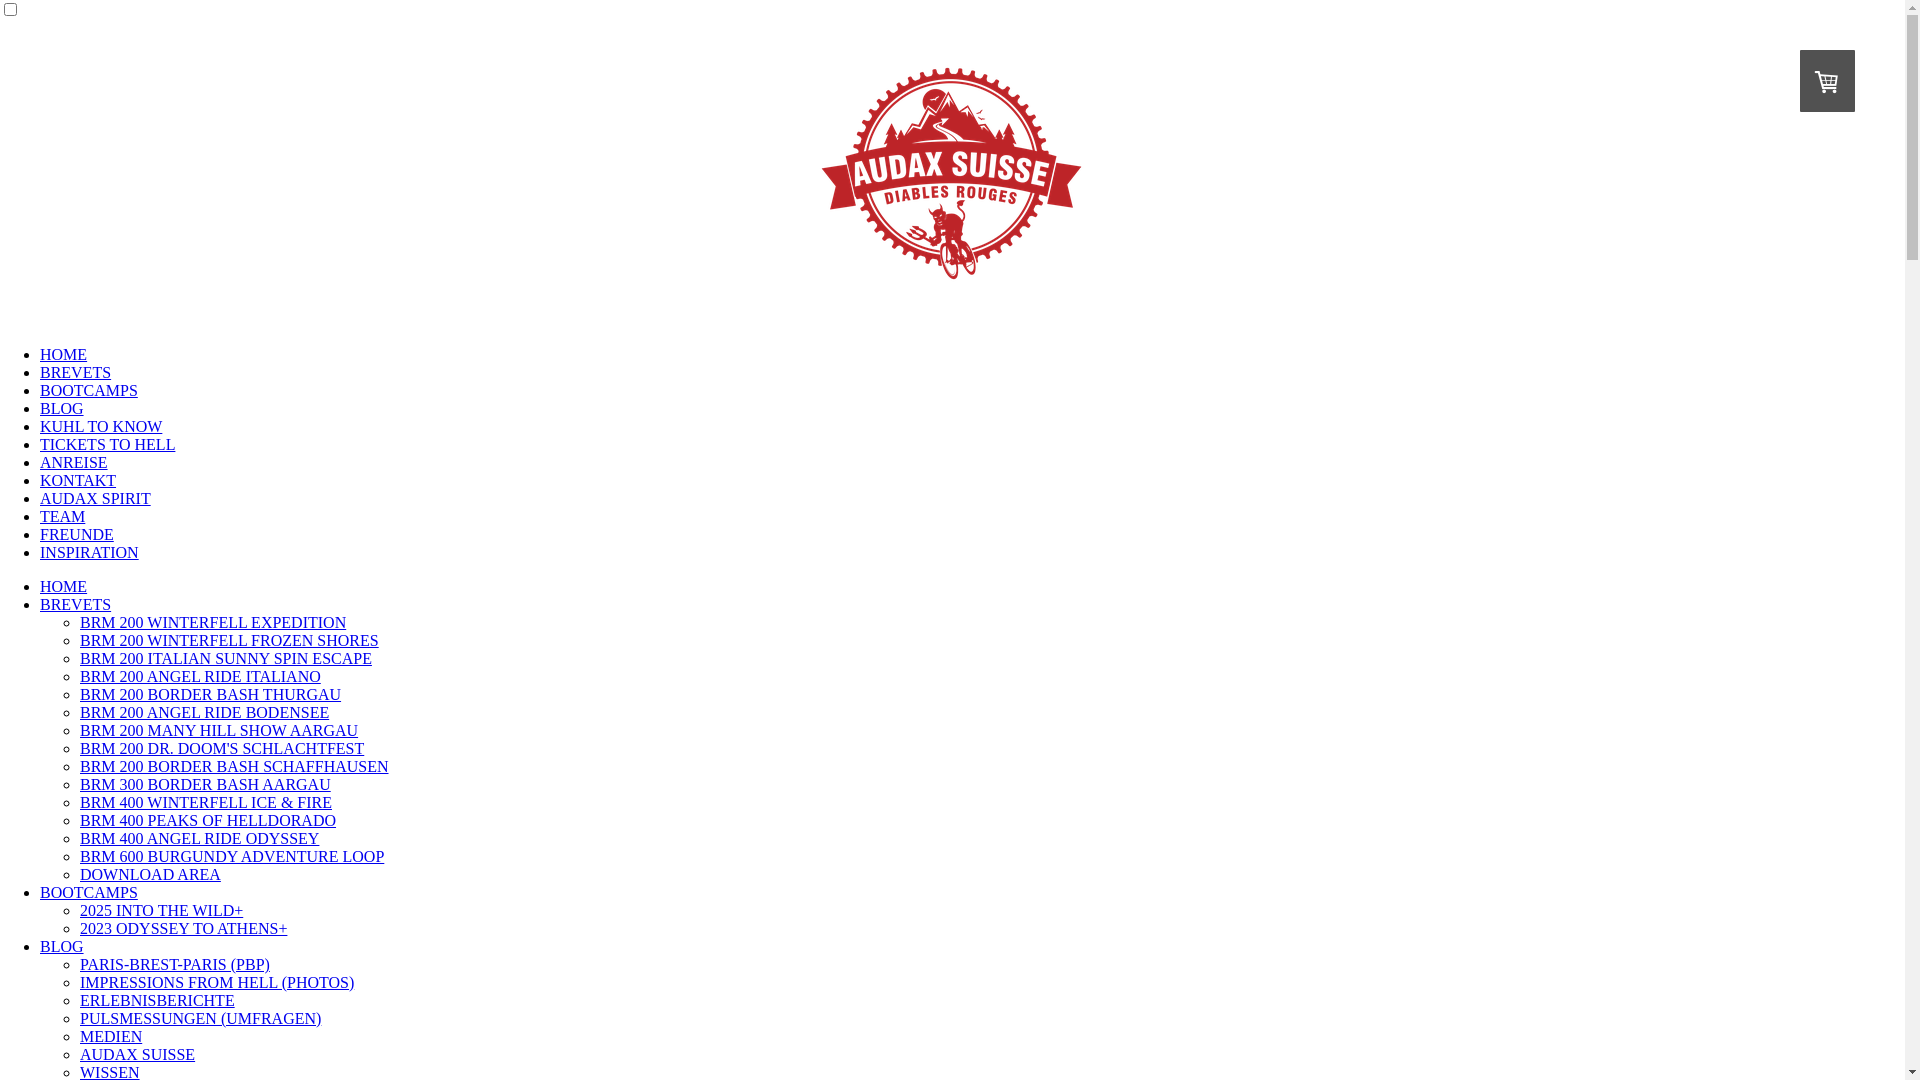 This screenshot has width=1920, height=1080. Describe the element at coordinates (80, 658) in the screenshot. I see `'BRM 200 ITALIAN SUNNY SPIN ESCAPE'` at that location.